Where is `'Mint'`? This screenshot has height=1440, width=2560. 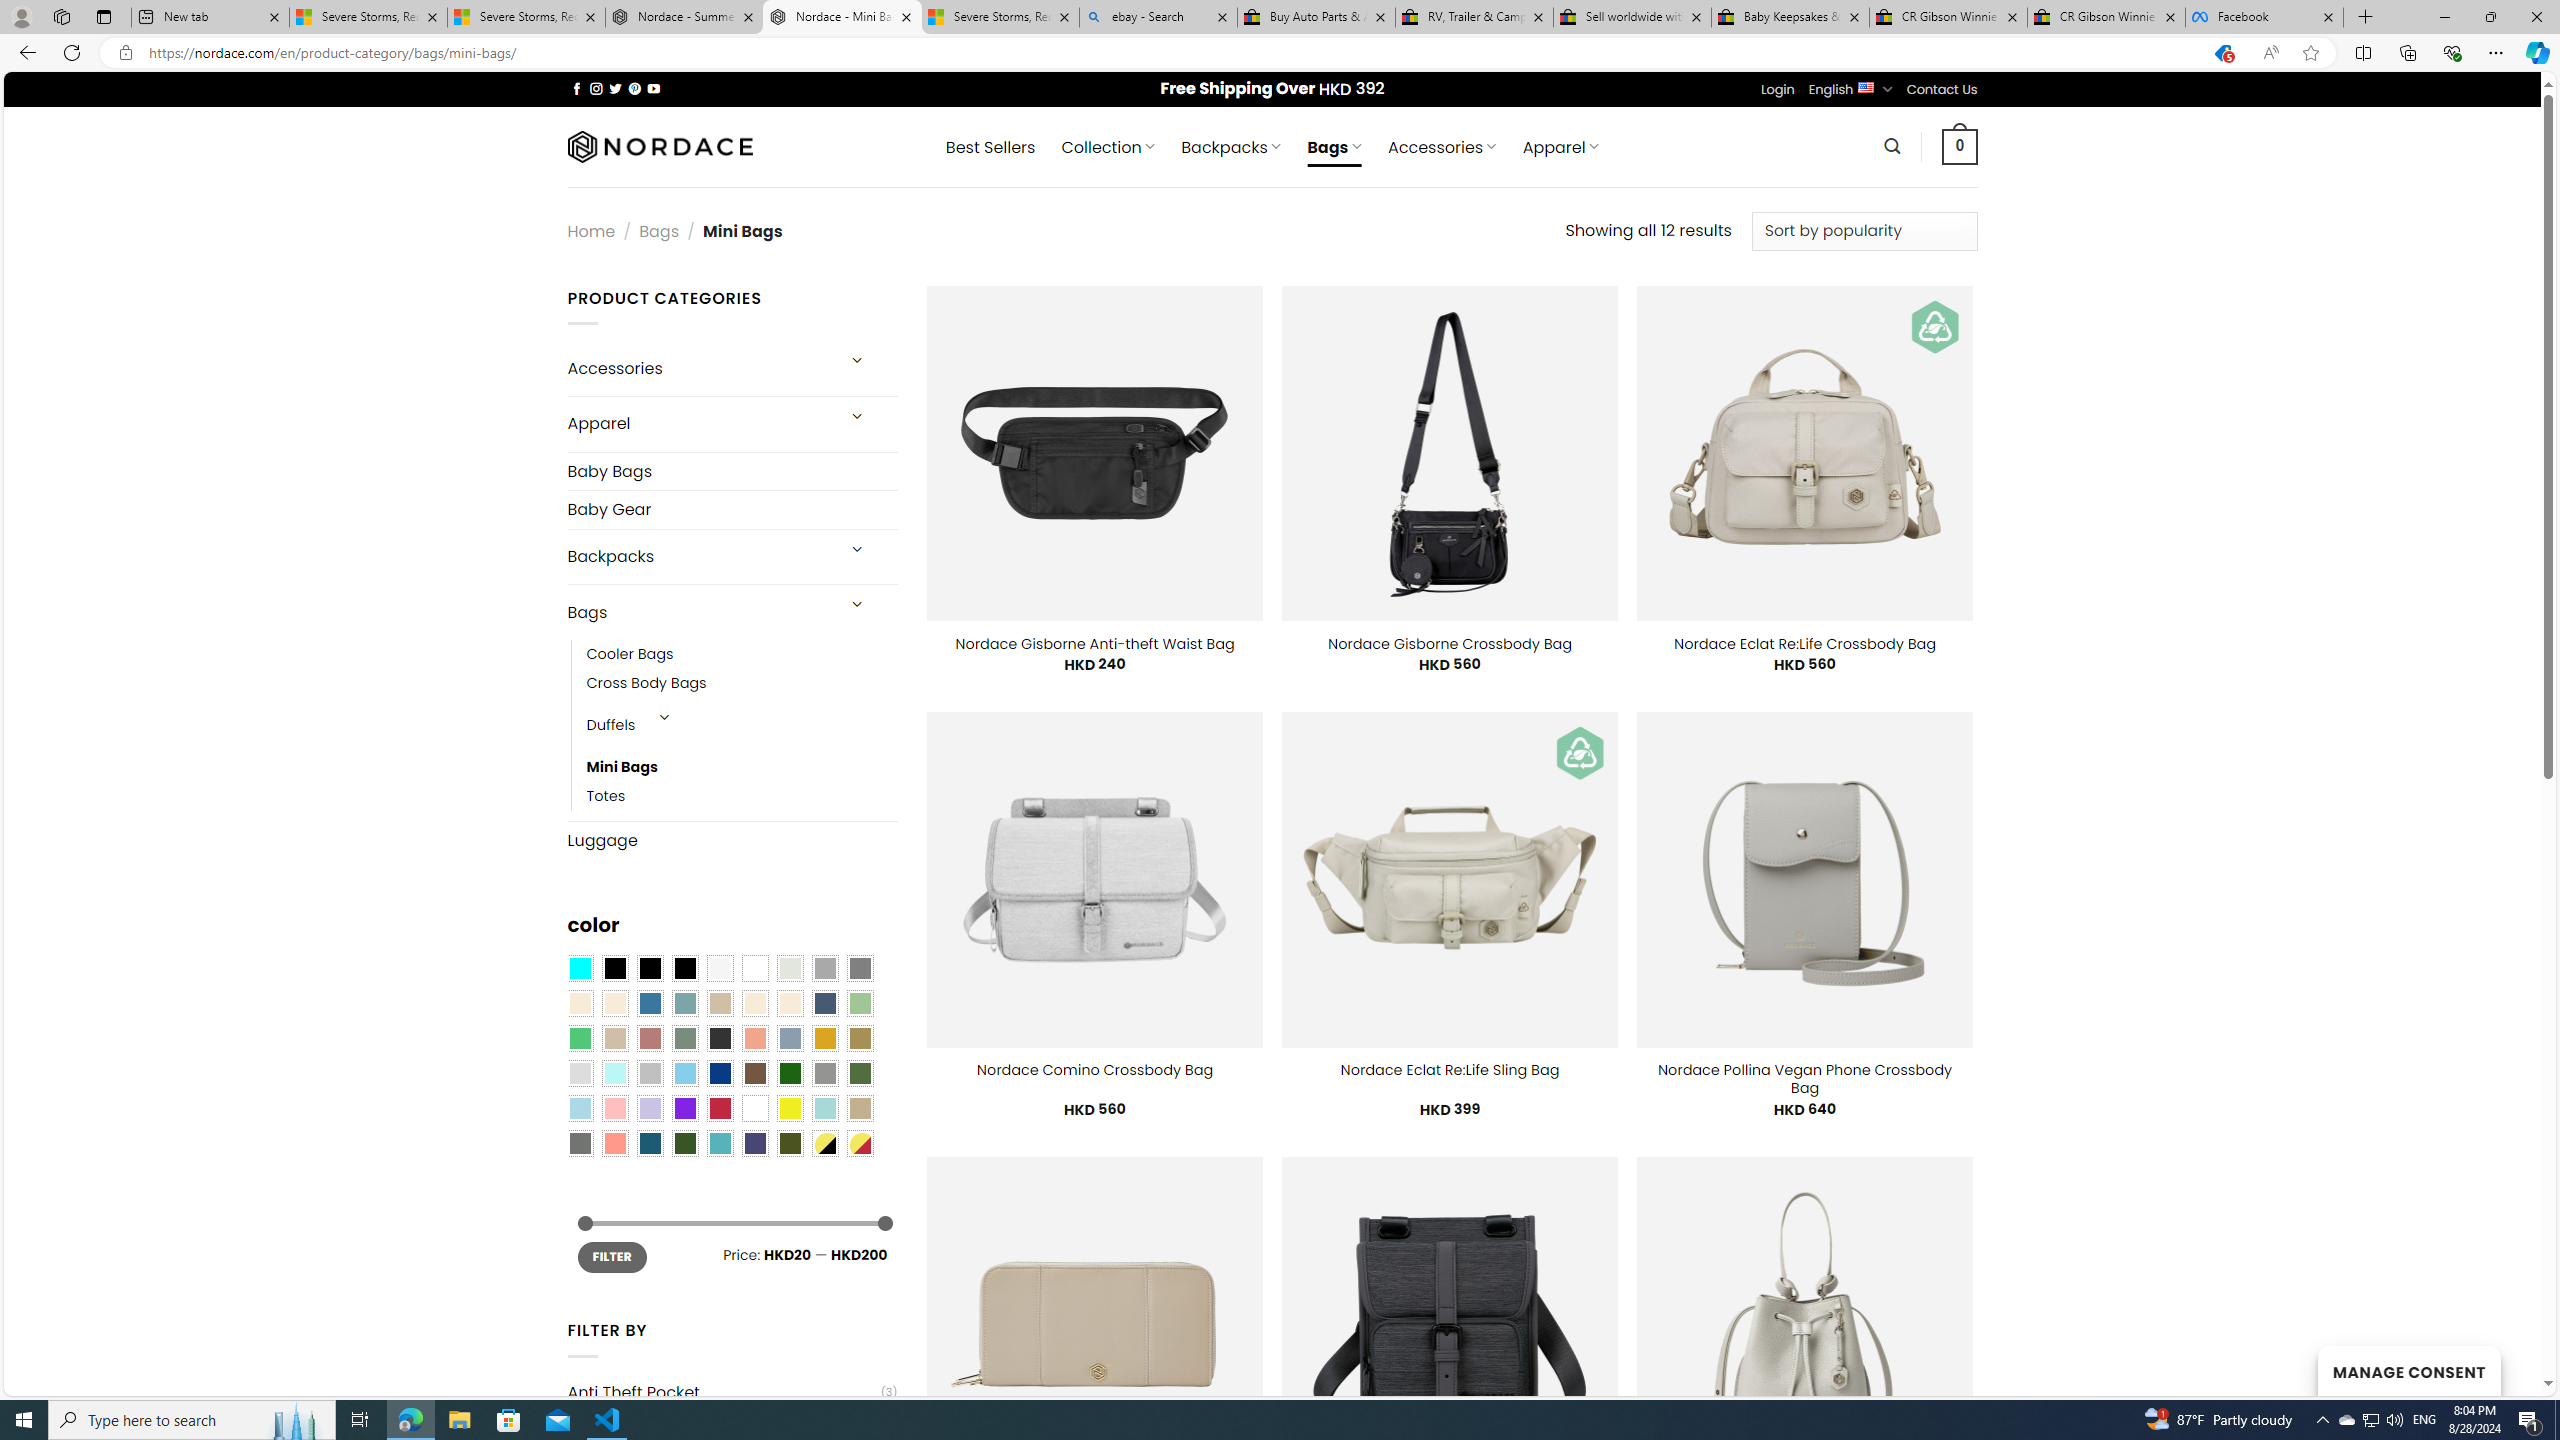 'Mint' is located at coordinates (613, 1073).